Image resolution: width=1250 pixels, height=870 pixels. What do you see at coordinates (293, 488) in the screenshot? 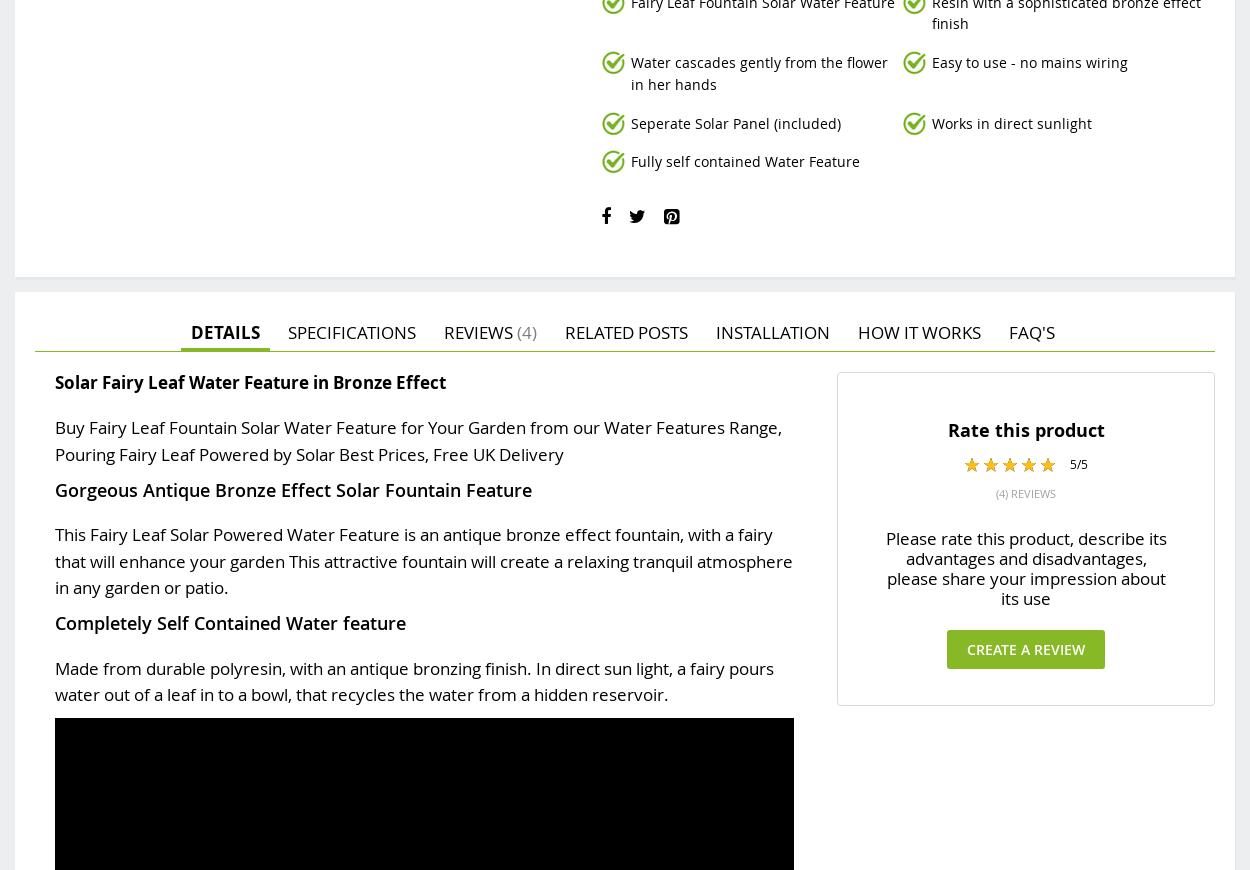
I see `'Gorgeous Antique Bronze Effect Solar Fountain Feature'` at bounding box center [293, 488].